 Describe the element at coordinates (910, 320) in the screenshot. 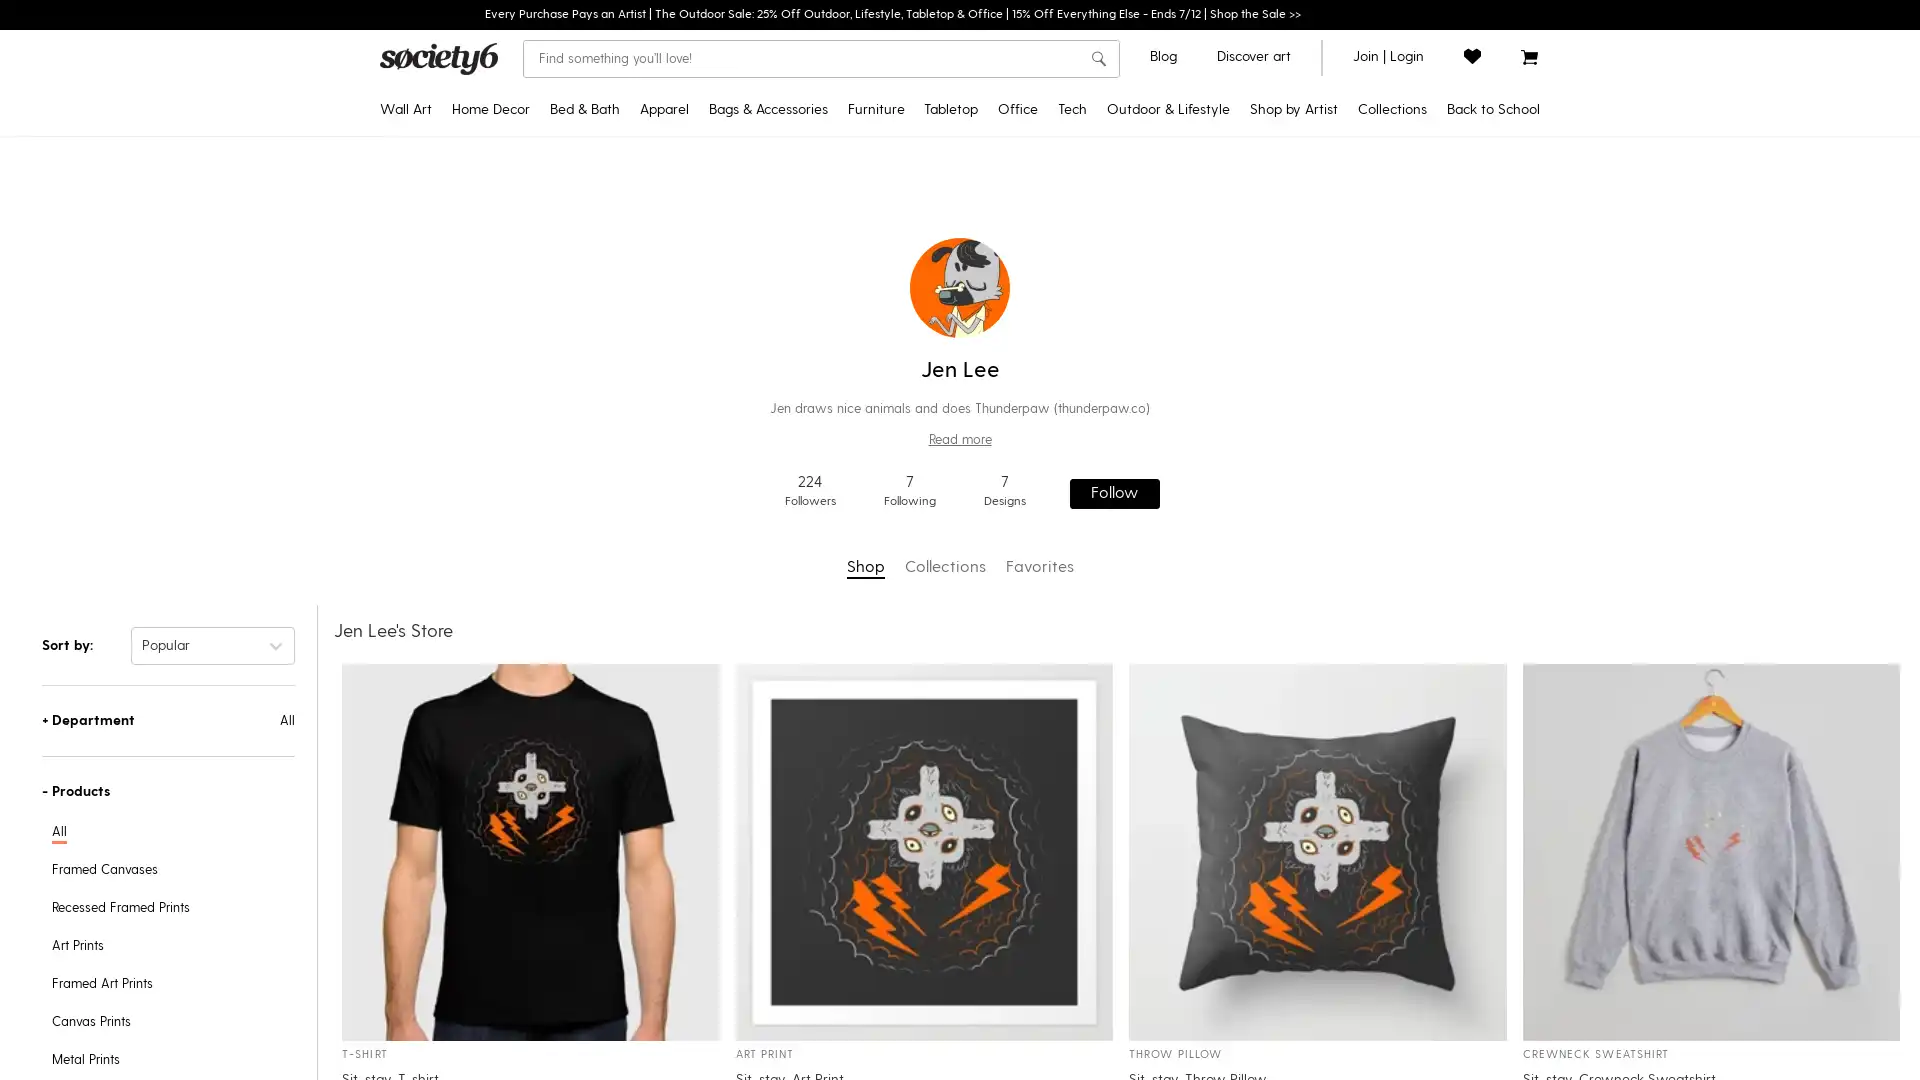

I see `Coffee Tables` at that location.